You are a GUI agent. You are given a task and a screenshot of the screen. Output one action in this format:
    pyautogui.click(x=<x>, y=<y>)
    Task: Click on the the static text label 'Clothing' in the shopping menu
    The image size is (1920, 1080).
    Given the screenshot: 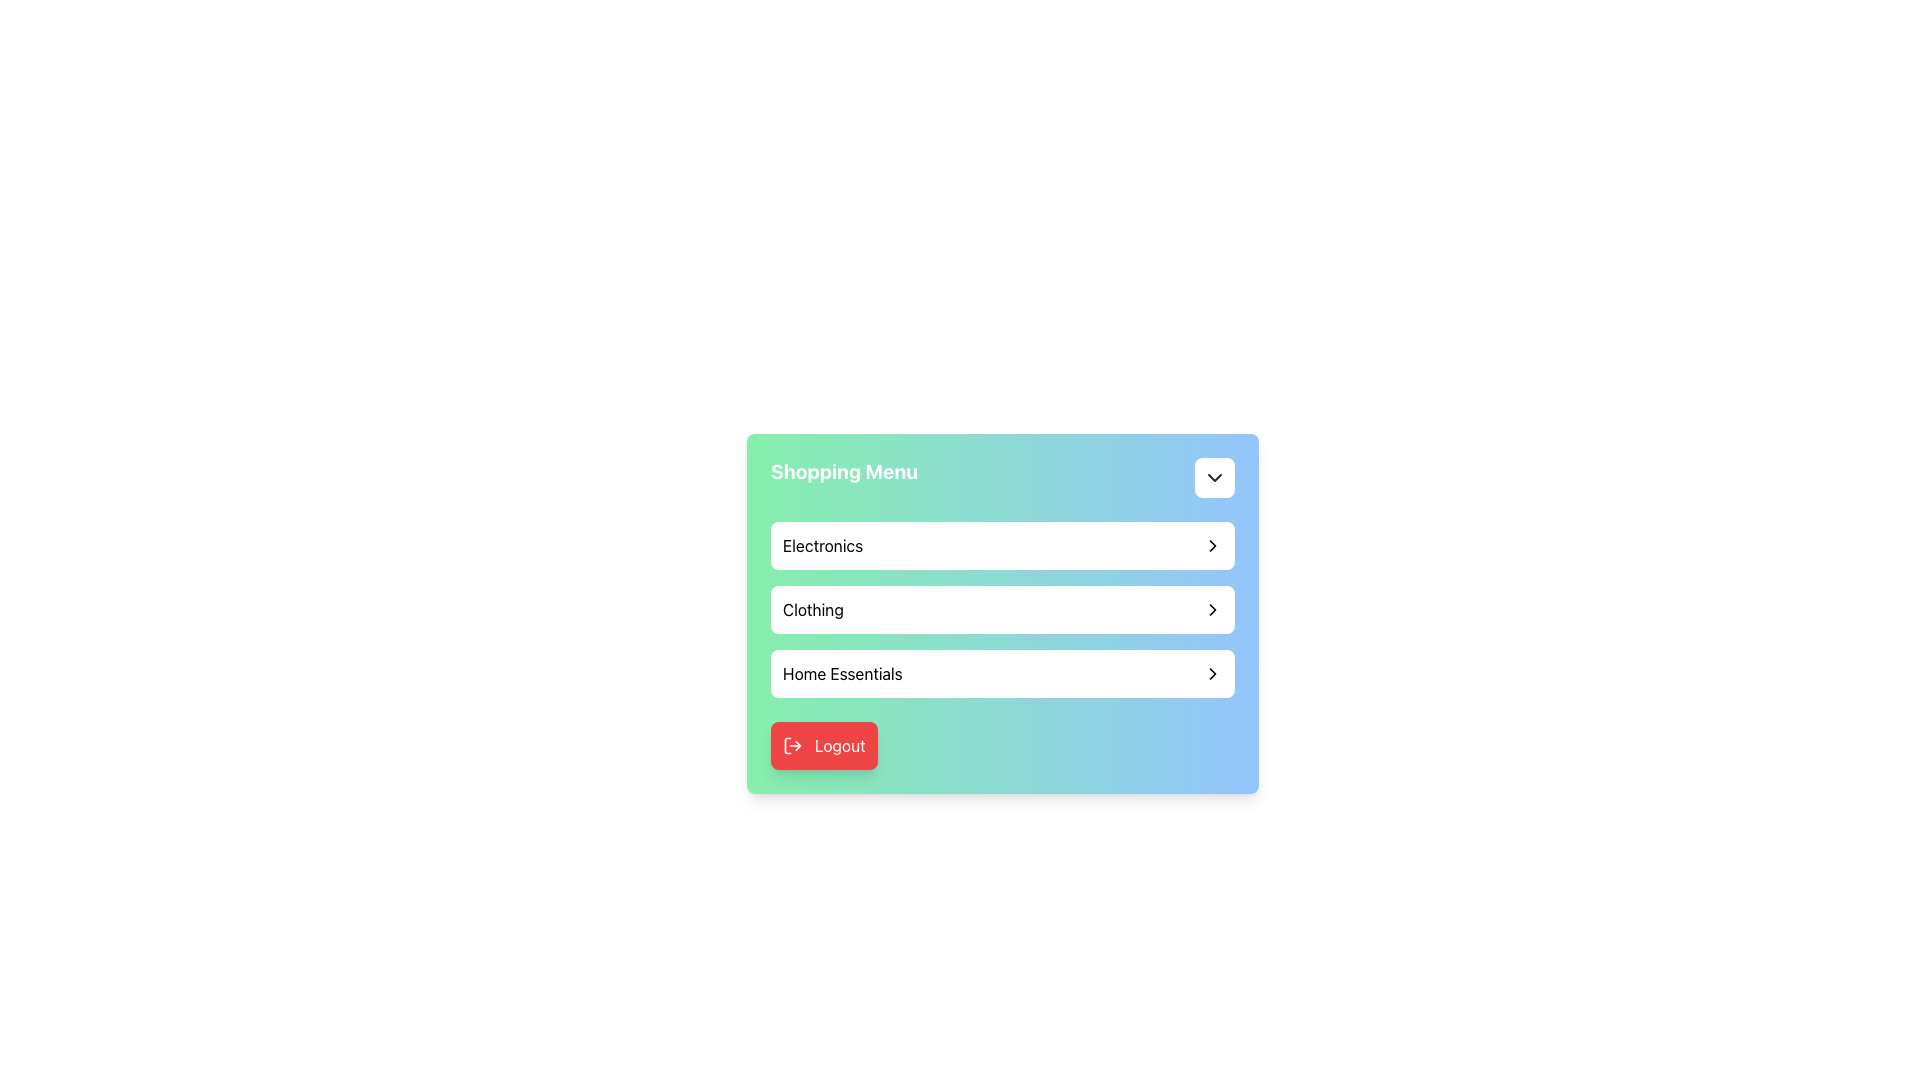 What is the action you would take?
    pyautogui.click(x=813, y=608)
    